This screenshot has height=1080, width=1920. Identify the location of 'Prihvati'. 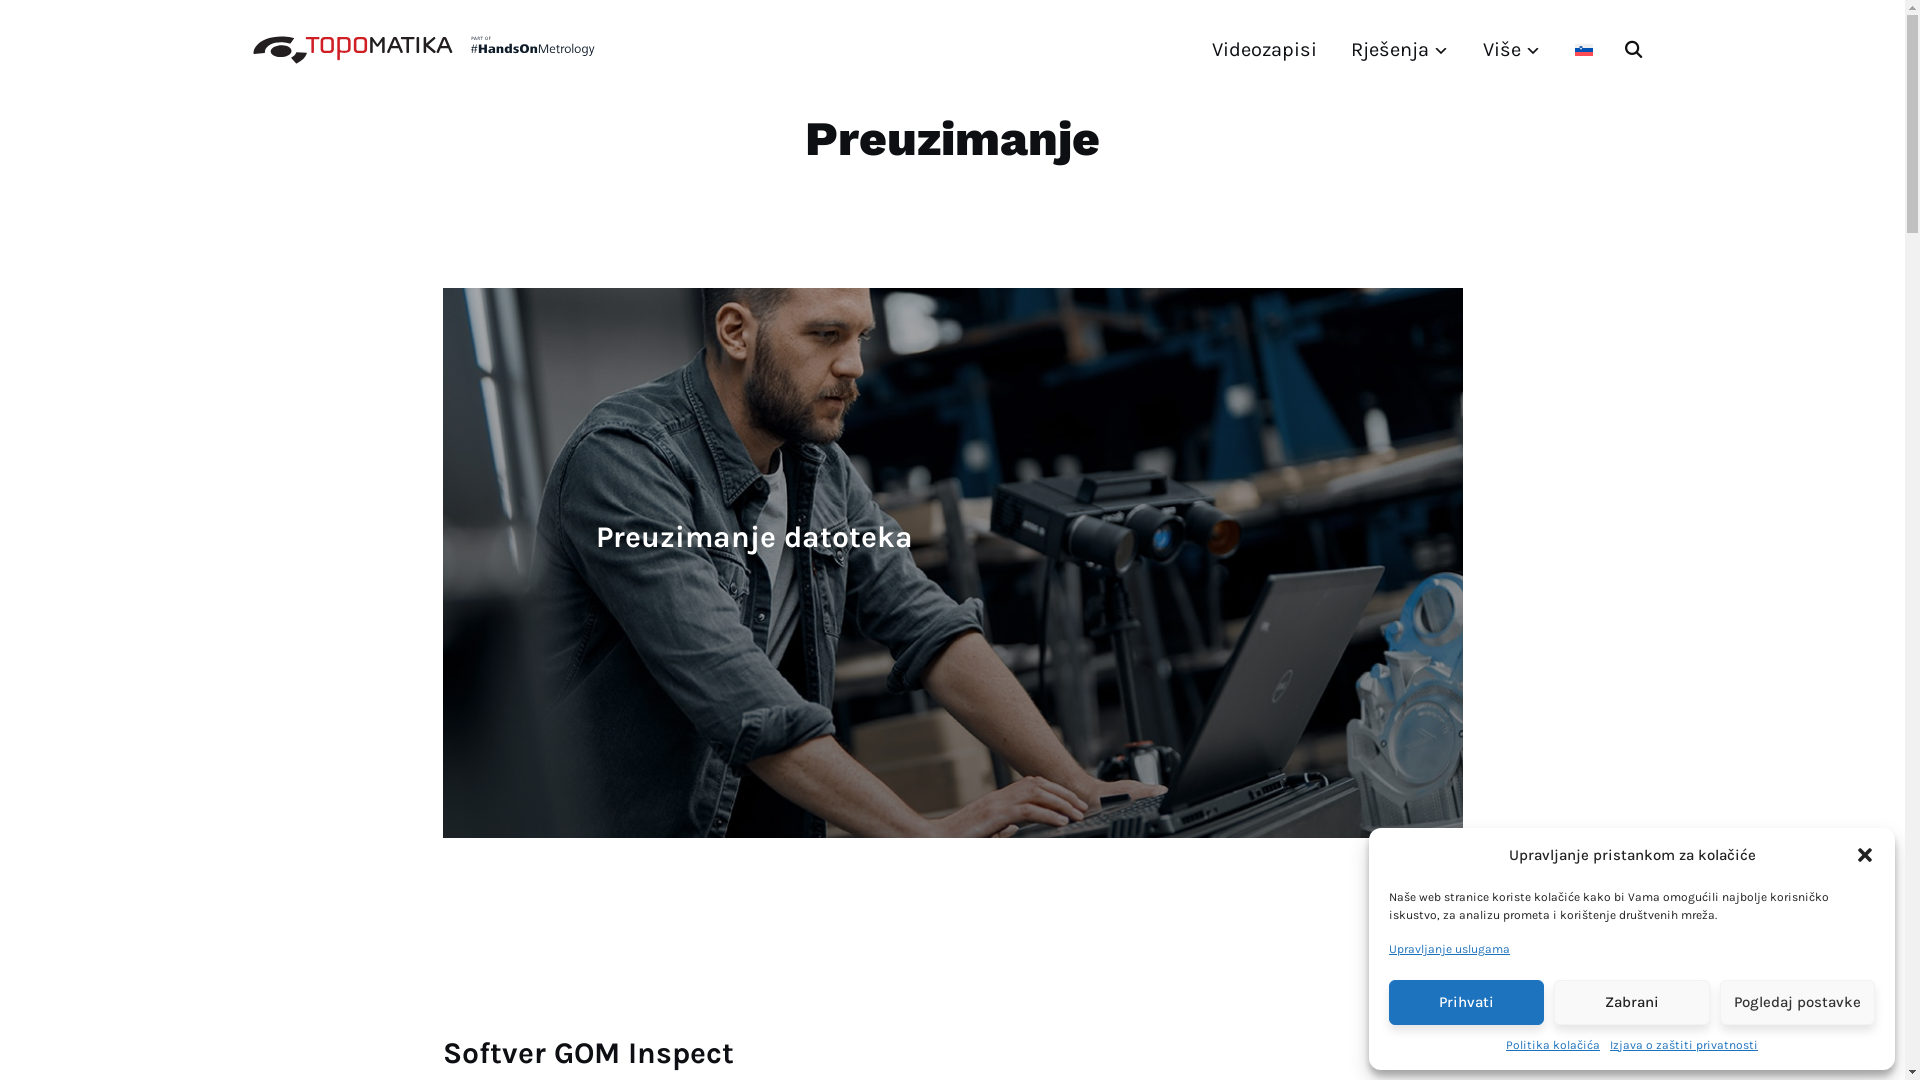
(1466, 1002).